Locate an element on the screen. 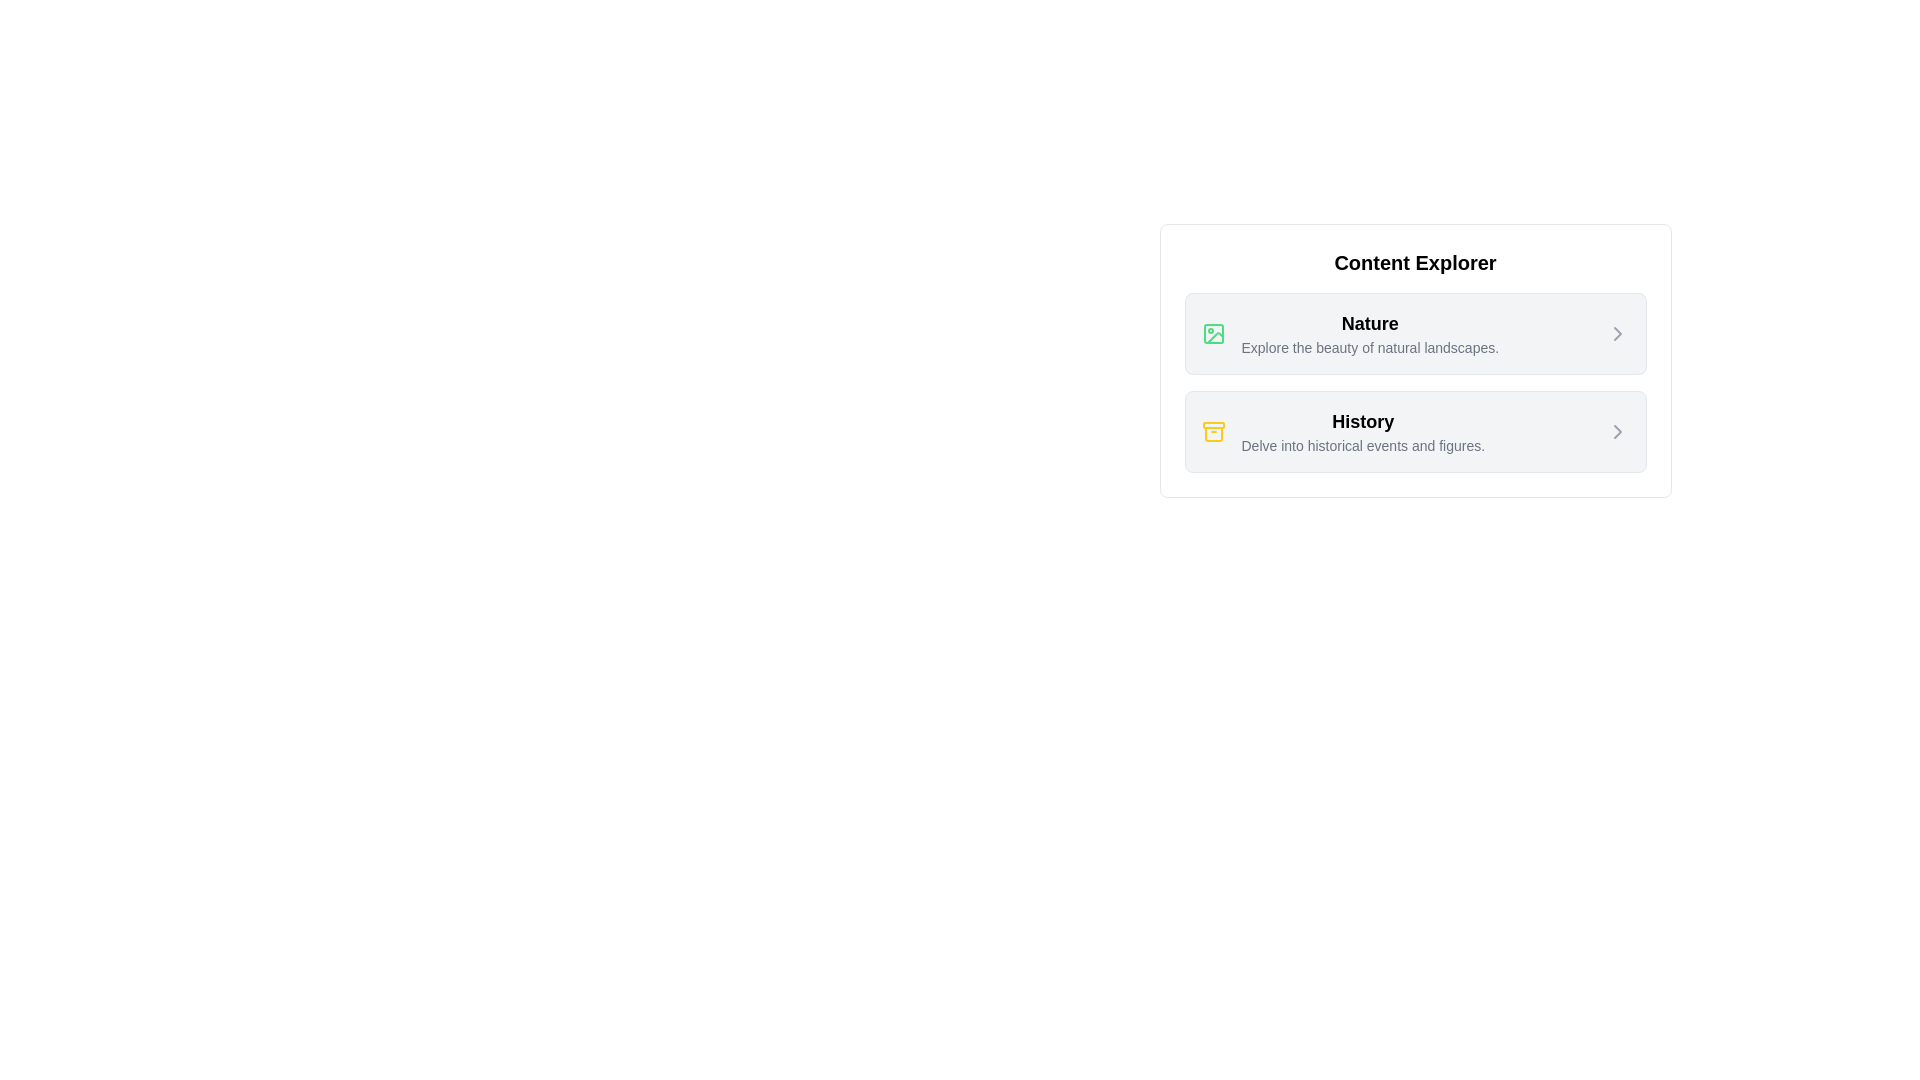 This screenshot has width=1920, height=1080. the navigation icon located in the right section of the 'Nature' row in the 'Content Explorer' panel is located at coordinates (1617, 333).